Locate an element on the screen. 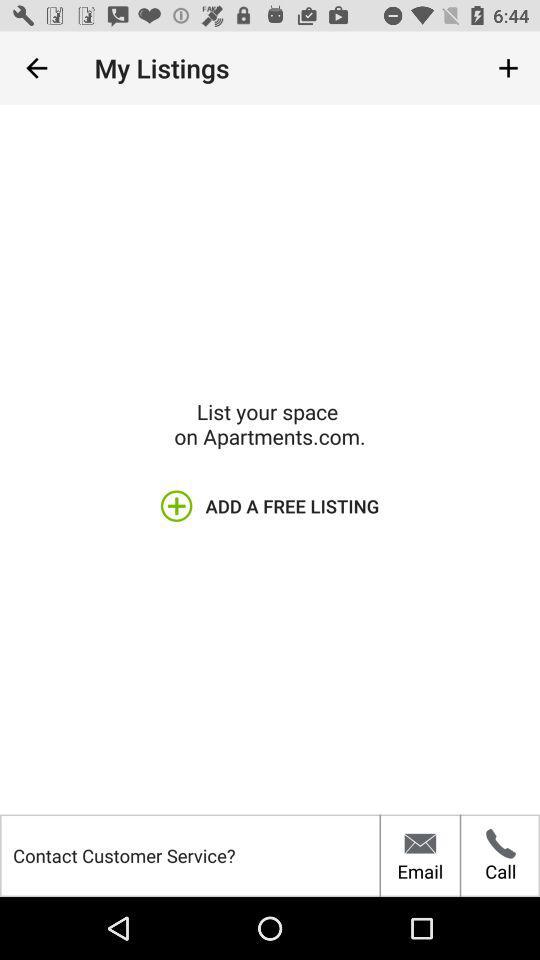 The image size is (540, 960). the item below the add a free icon is located at coordinates (419, 854).